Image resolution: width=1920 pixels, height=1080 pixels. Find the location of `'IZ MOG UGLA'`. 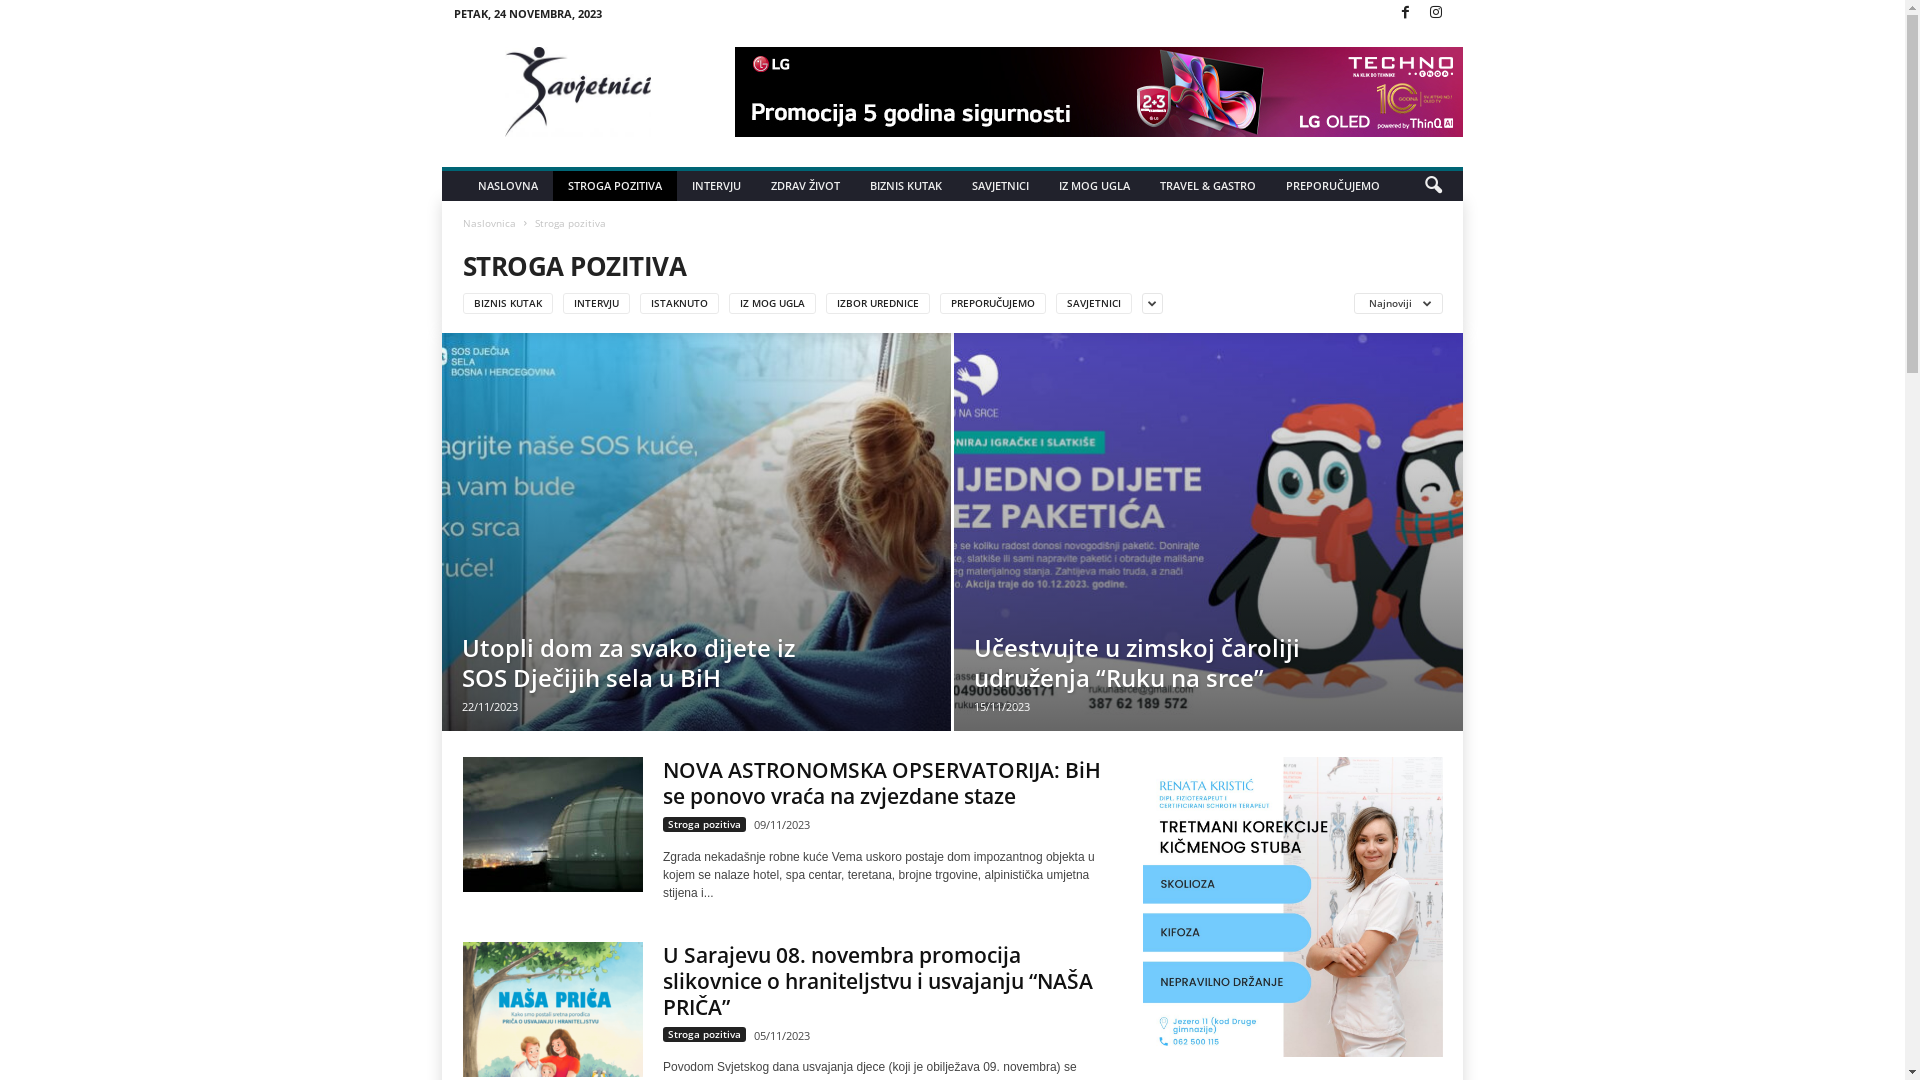

'IZ MOG UGLA' is located at coordinates (771, 302).